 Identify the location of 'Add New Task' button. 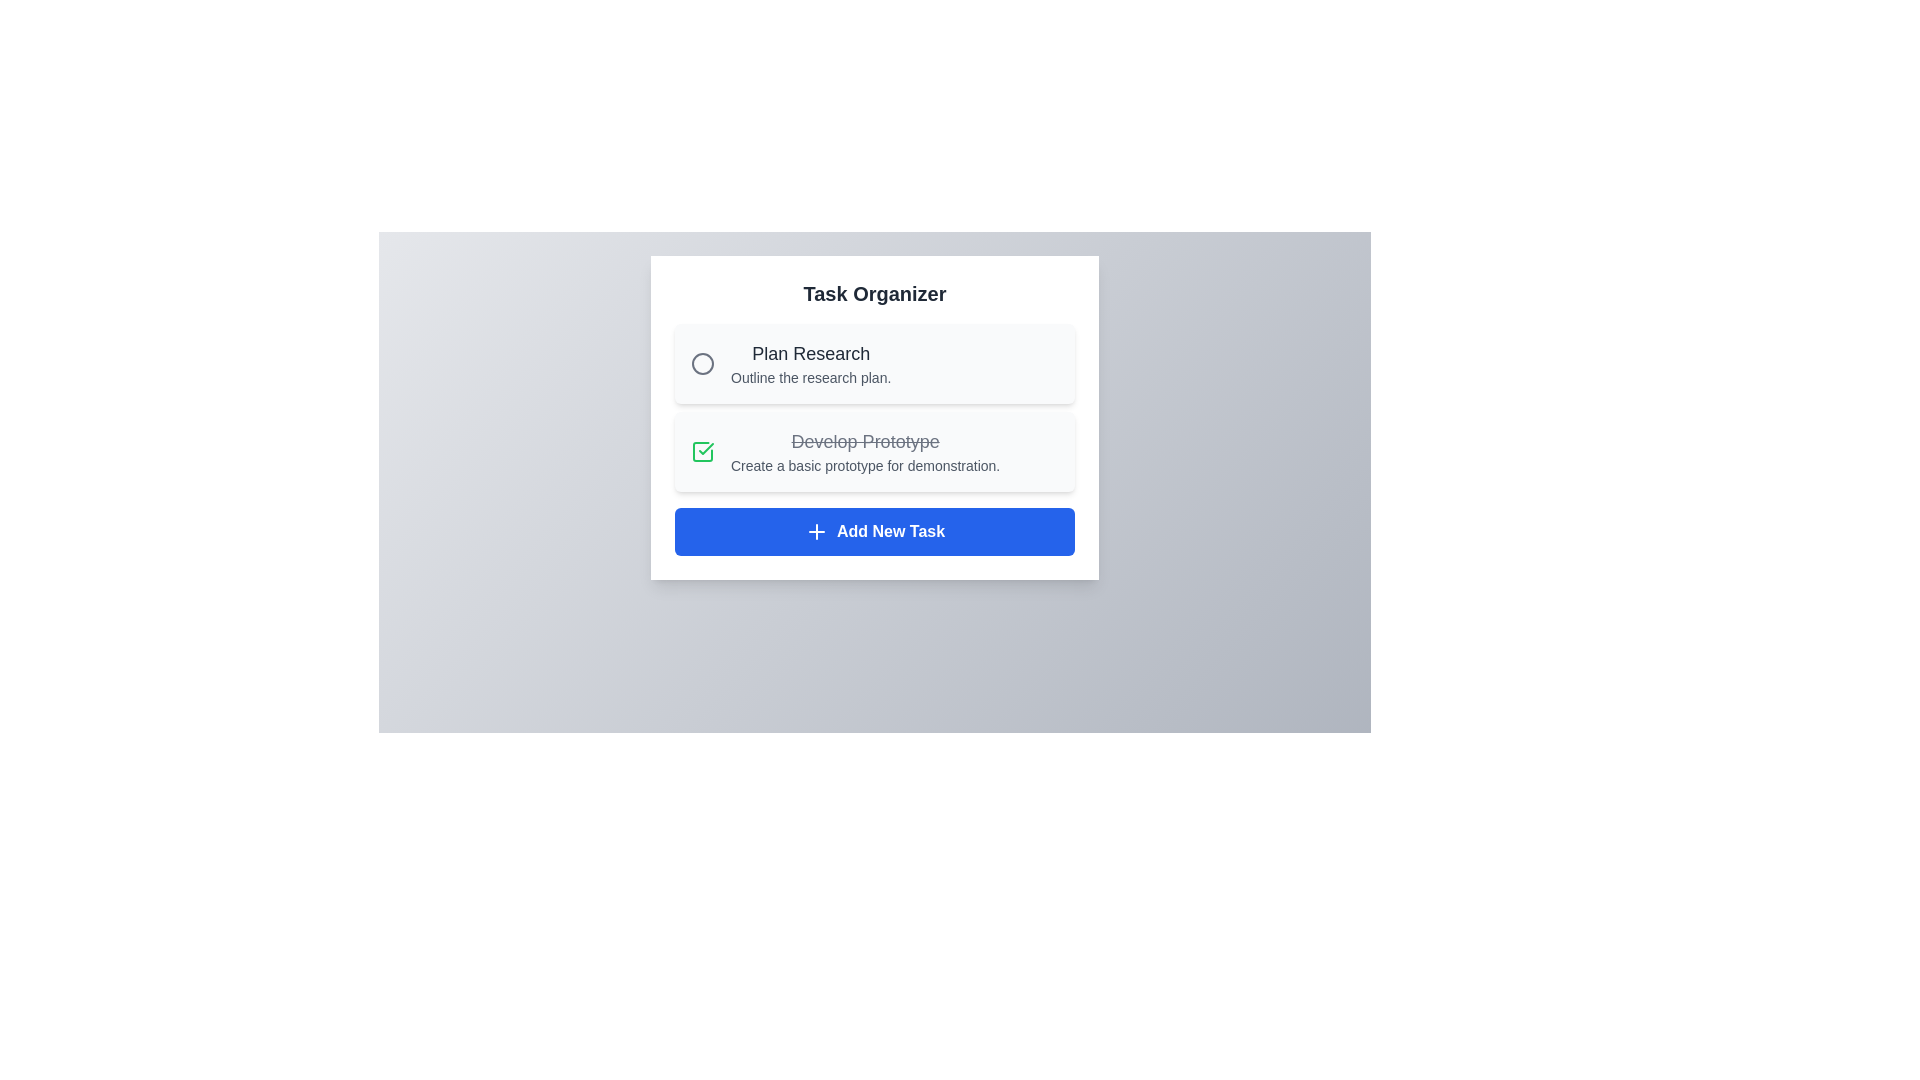
(874, 531).